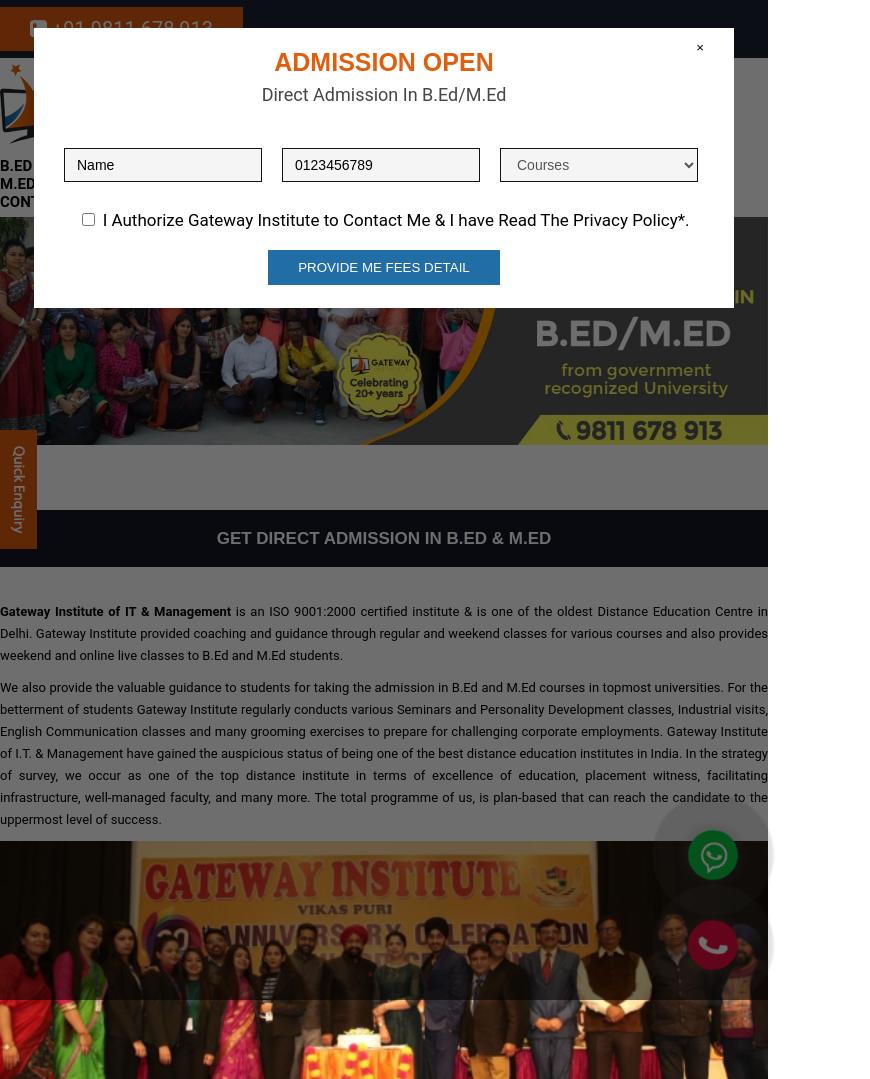 The image size is (870, 1079). Describe the element at coordinates (303, 147) in the screenshot. I see `'B.Ed MDU'` at that location.